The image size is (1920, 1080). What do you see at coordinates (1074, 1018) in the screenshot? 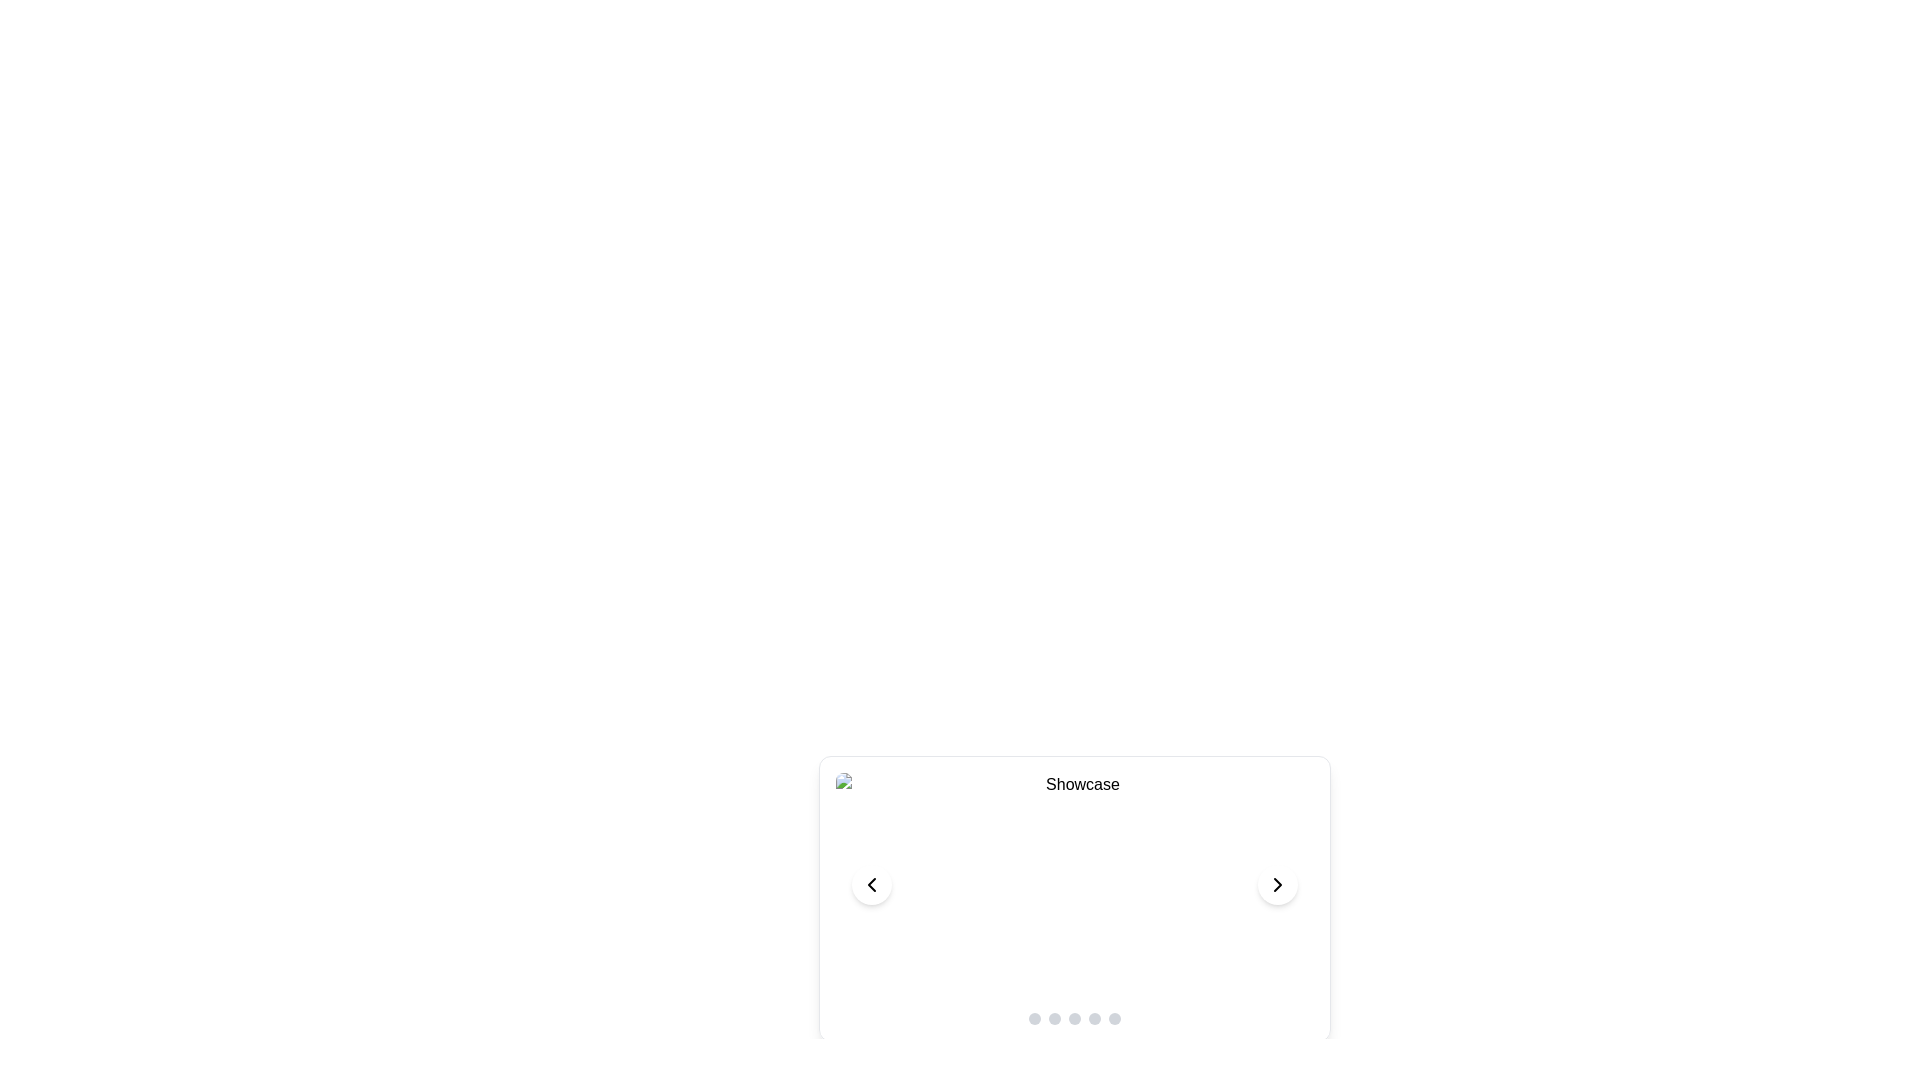
I see `the third navigation indicator button in the slideshow display, located beneath the 'Showcase' text` at bounding box center [1074, 1018].